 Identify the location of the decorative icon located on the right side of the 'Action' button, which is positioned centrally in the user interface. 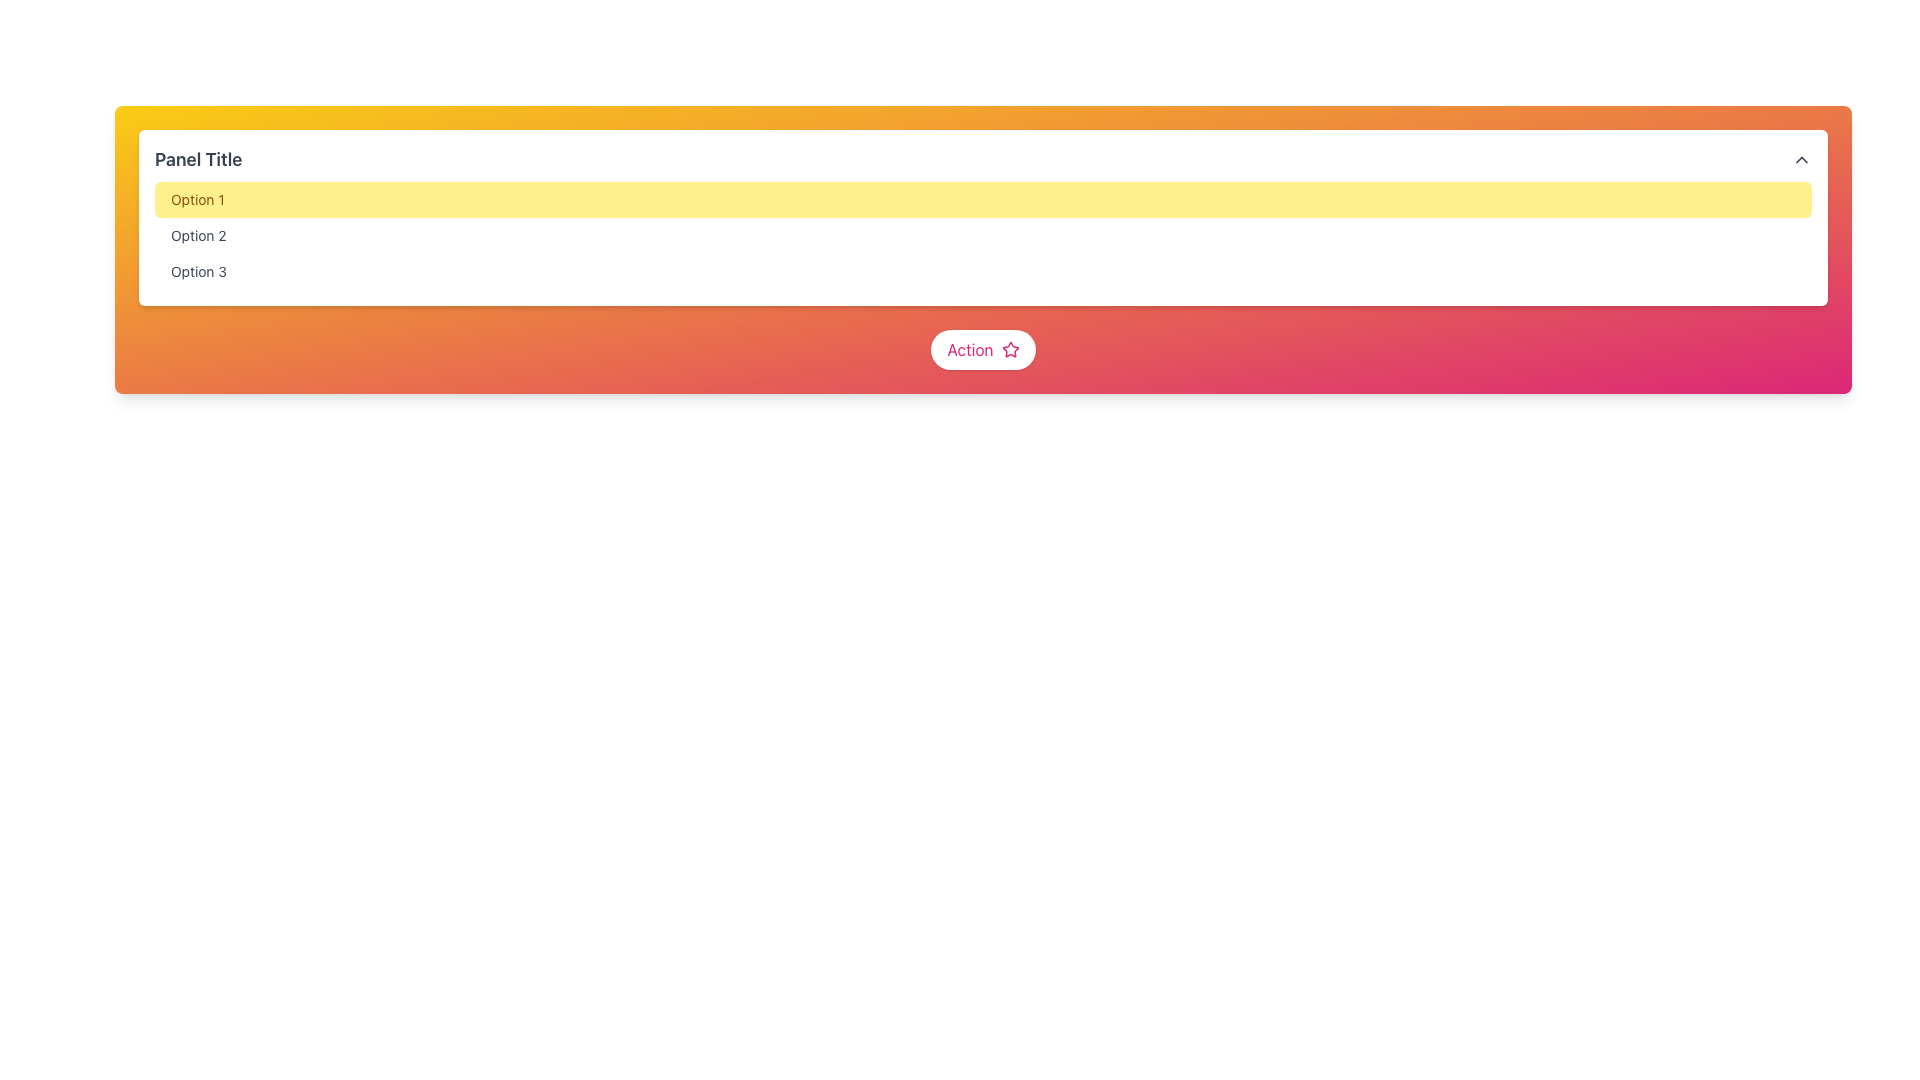
(1010, 349).